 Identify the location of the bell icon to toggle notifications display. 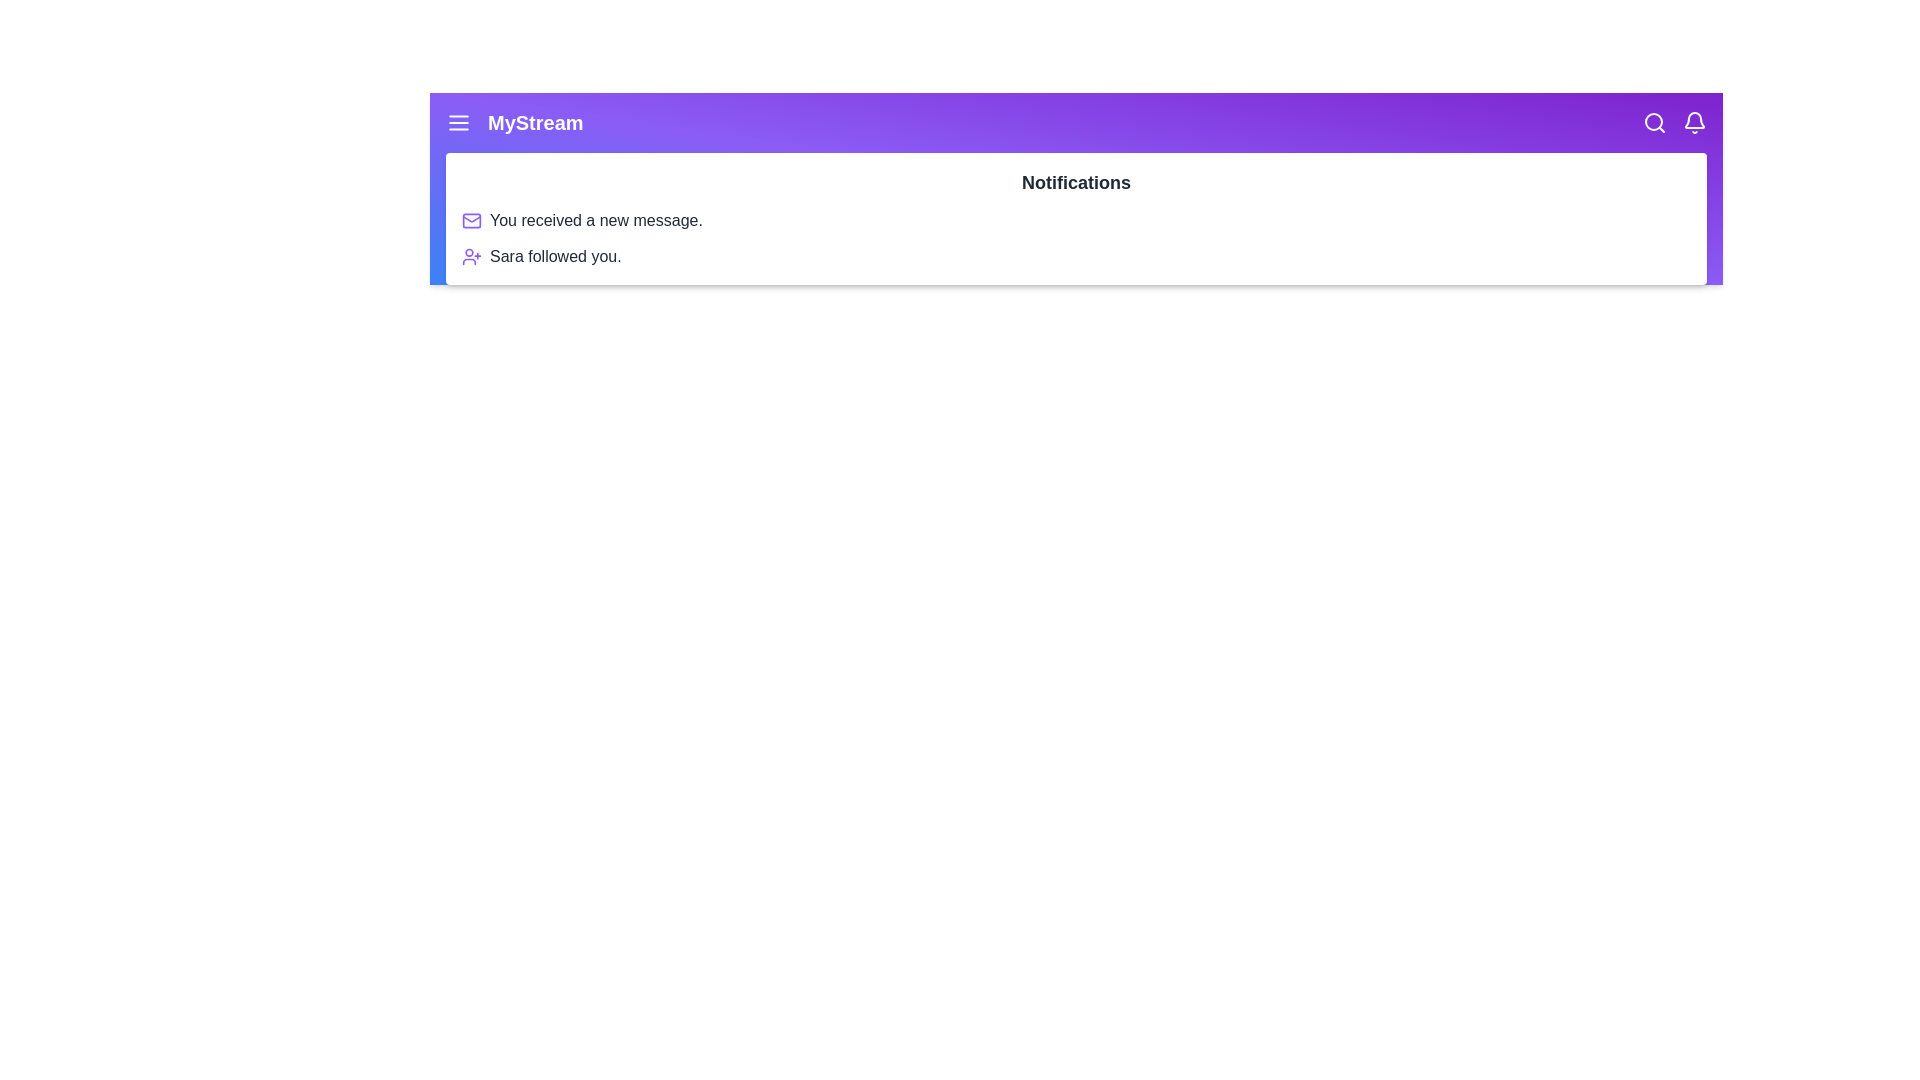
(1693, 123).